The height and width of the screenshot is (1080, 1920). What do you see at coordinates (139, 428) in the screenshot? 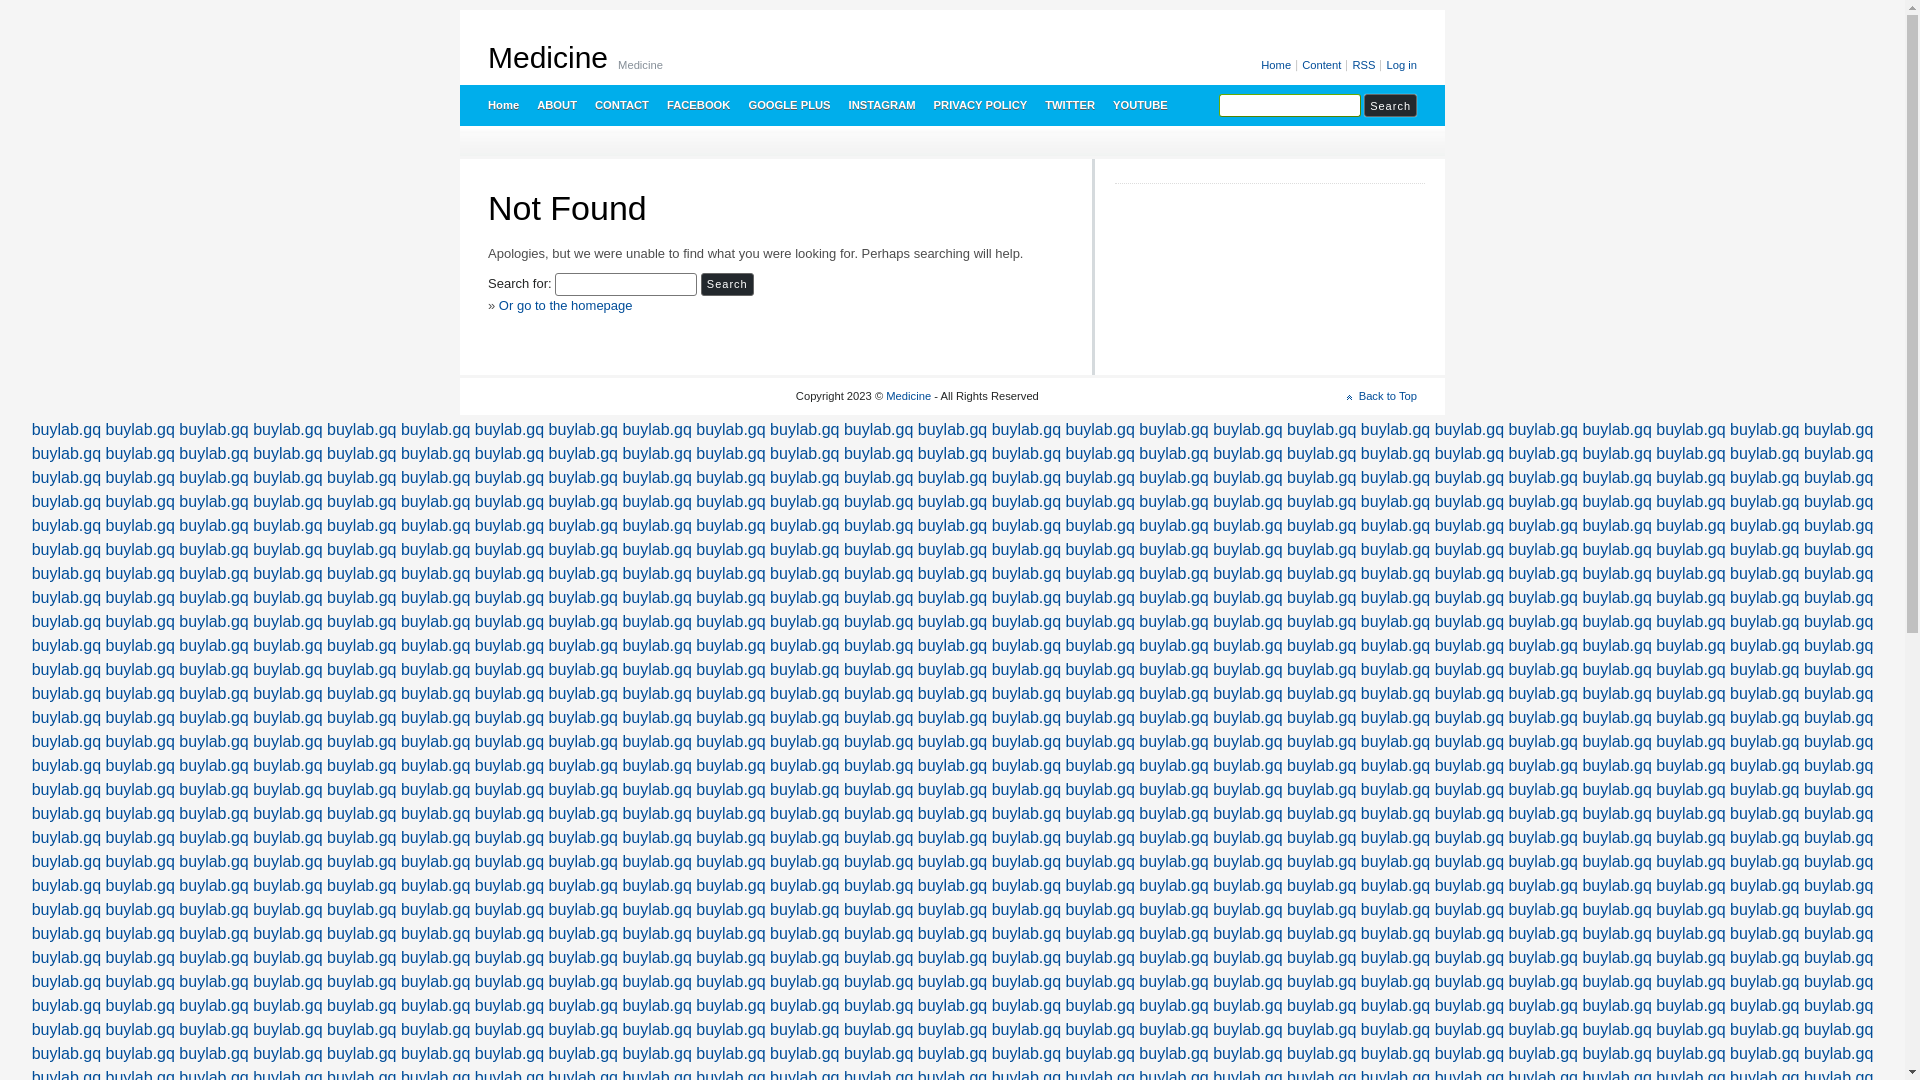
I see `'buylab.gq'` at bounding box center [139, 428].